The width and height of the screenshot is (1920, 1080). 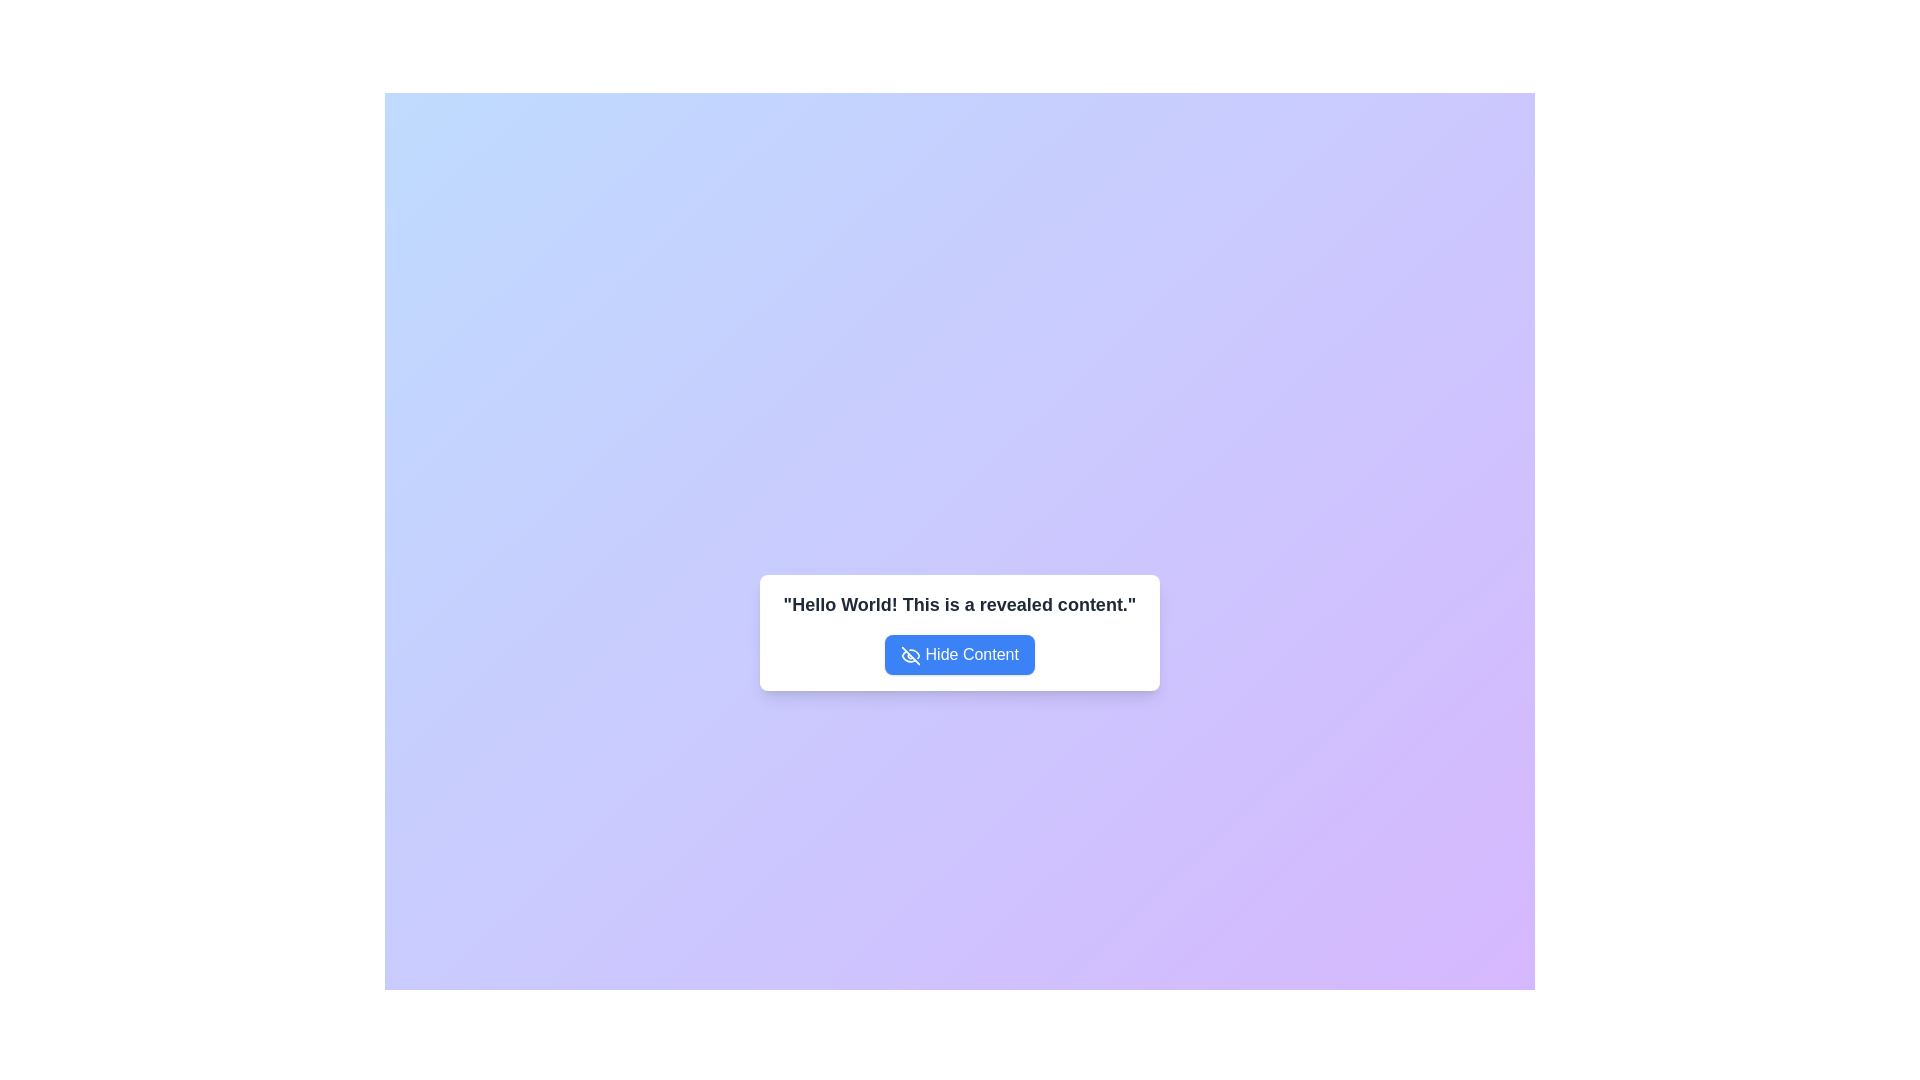 What do you see at coordinates (910, 655) in the screenshot?
I see `the 'eye-off' icon within the 'Hide Content' blue button` at bounding box center [910, 655].